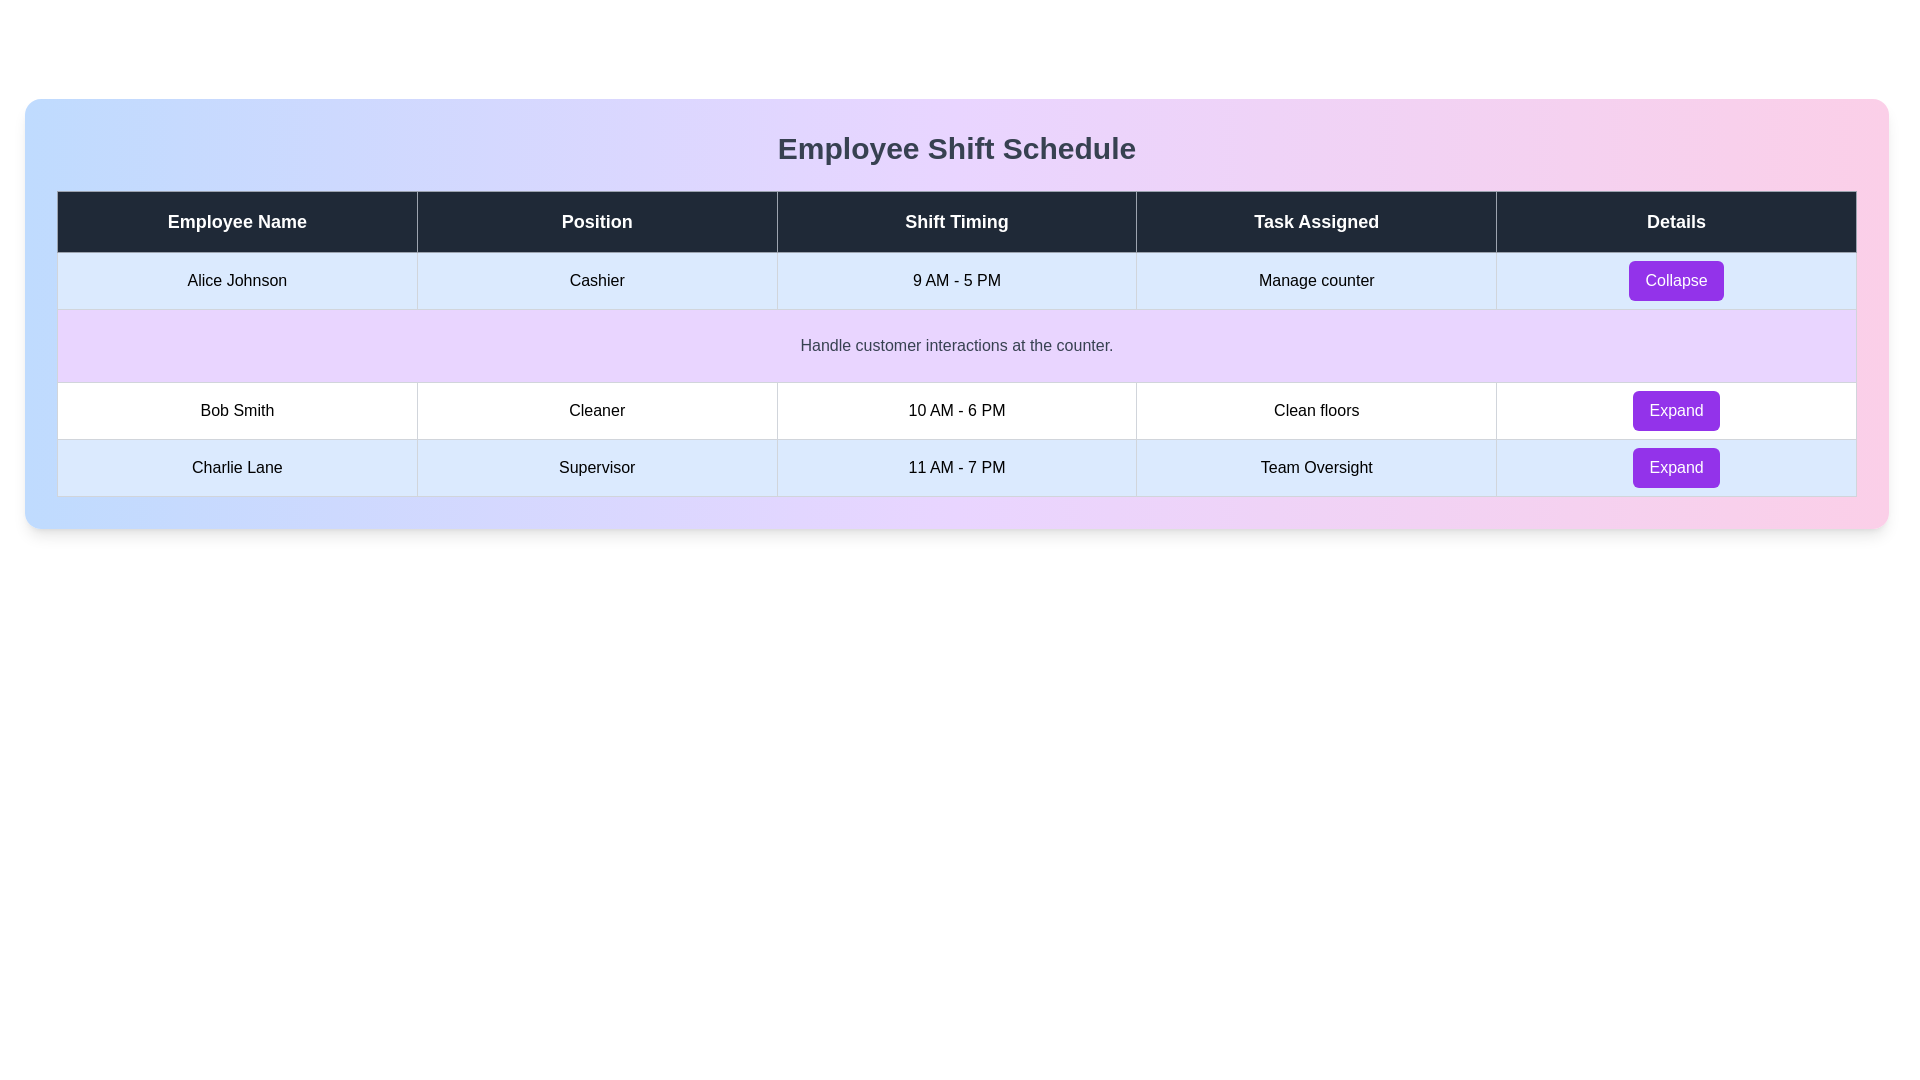 Image resolution: width=1920 pixels, height=1080 pixels. I want to click on the tabular data row displaying employee schedule details for highlighting, so click(955, 467).